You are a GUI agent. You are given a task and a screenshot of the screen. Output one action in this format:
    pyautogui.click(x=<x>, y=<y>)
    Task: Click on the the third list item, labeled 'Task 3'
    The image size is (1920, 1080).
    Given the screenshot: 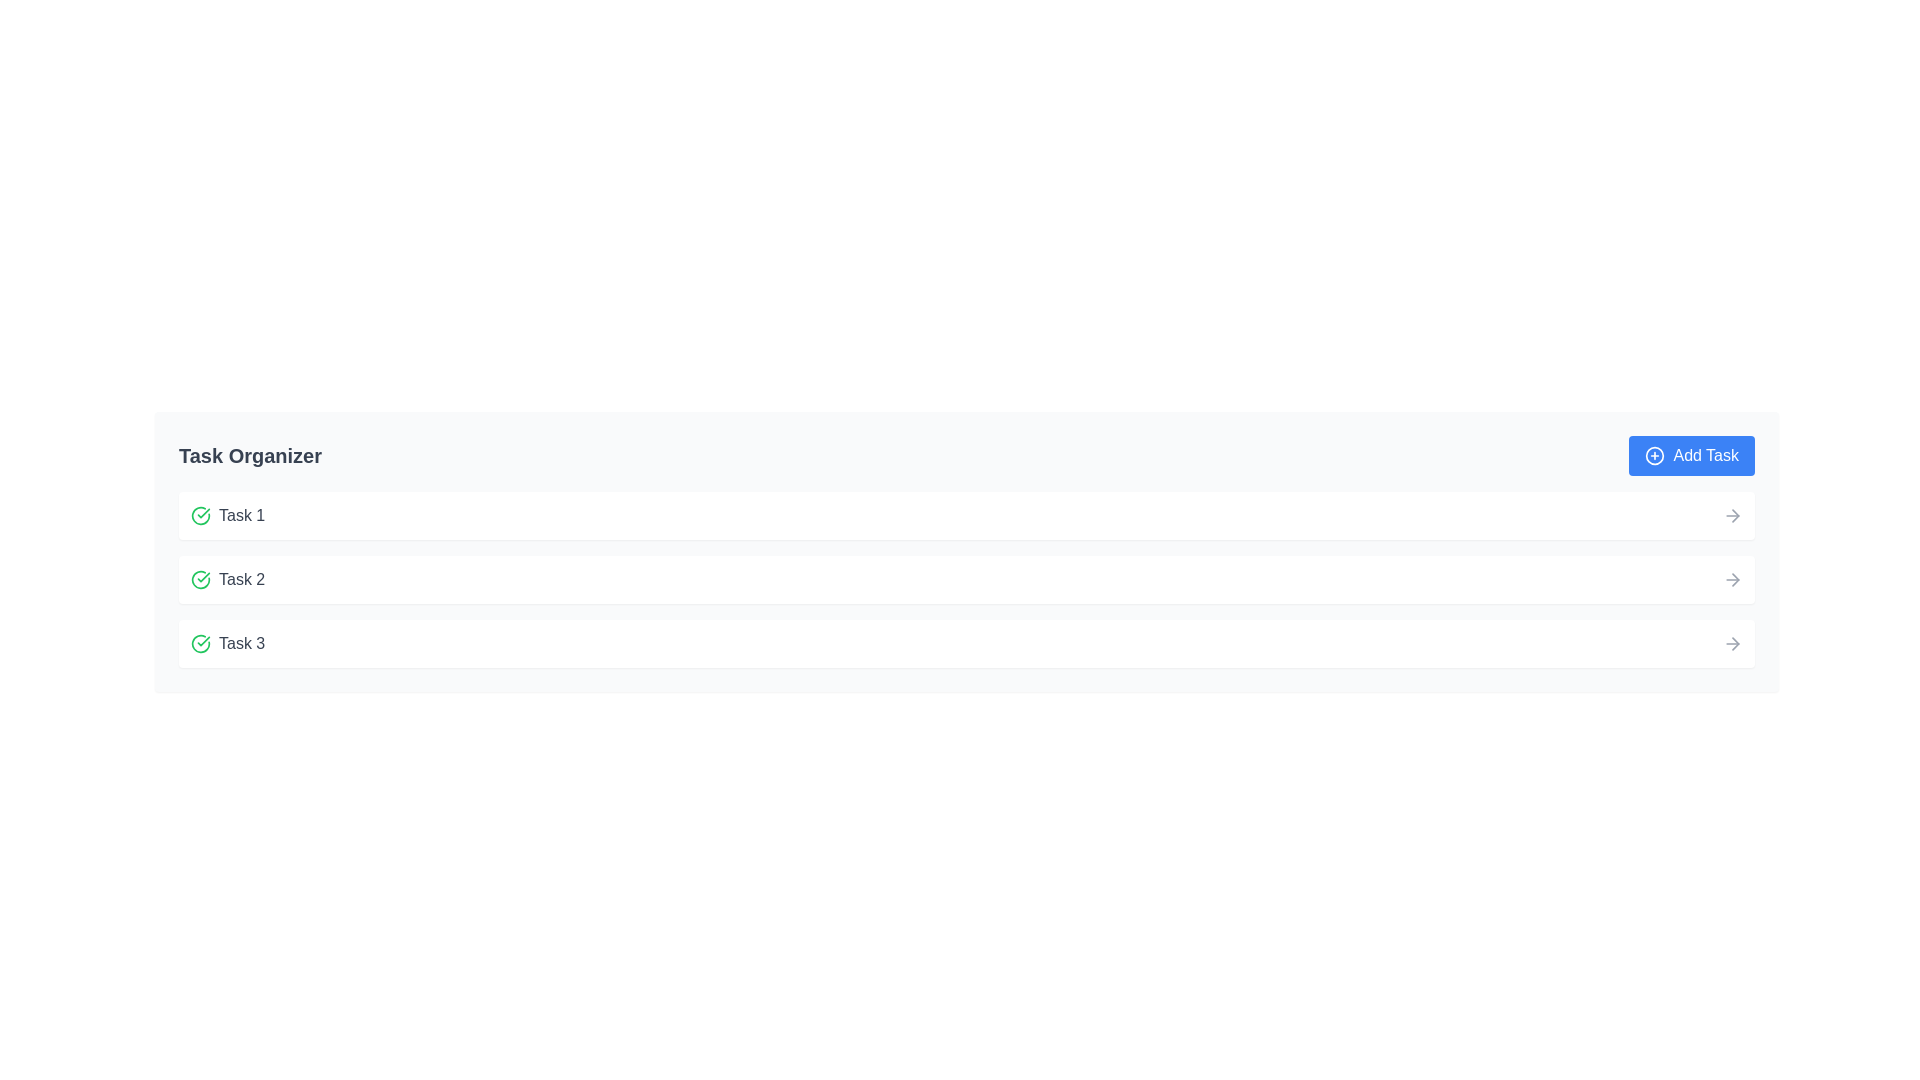 What is the action you would take?
    pyautogui.click(x=966, y=644)
    